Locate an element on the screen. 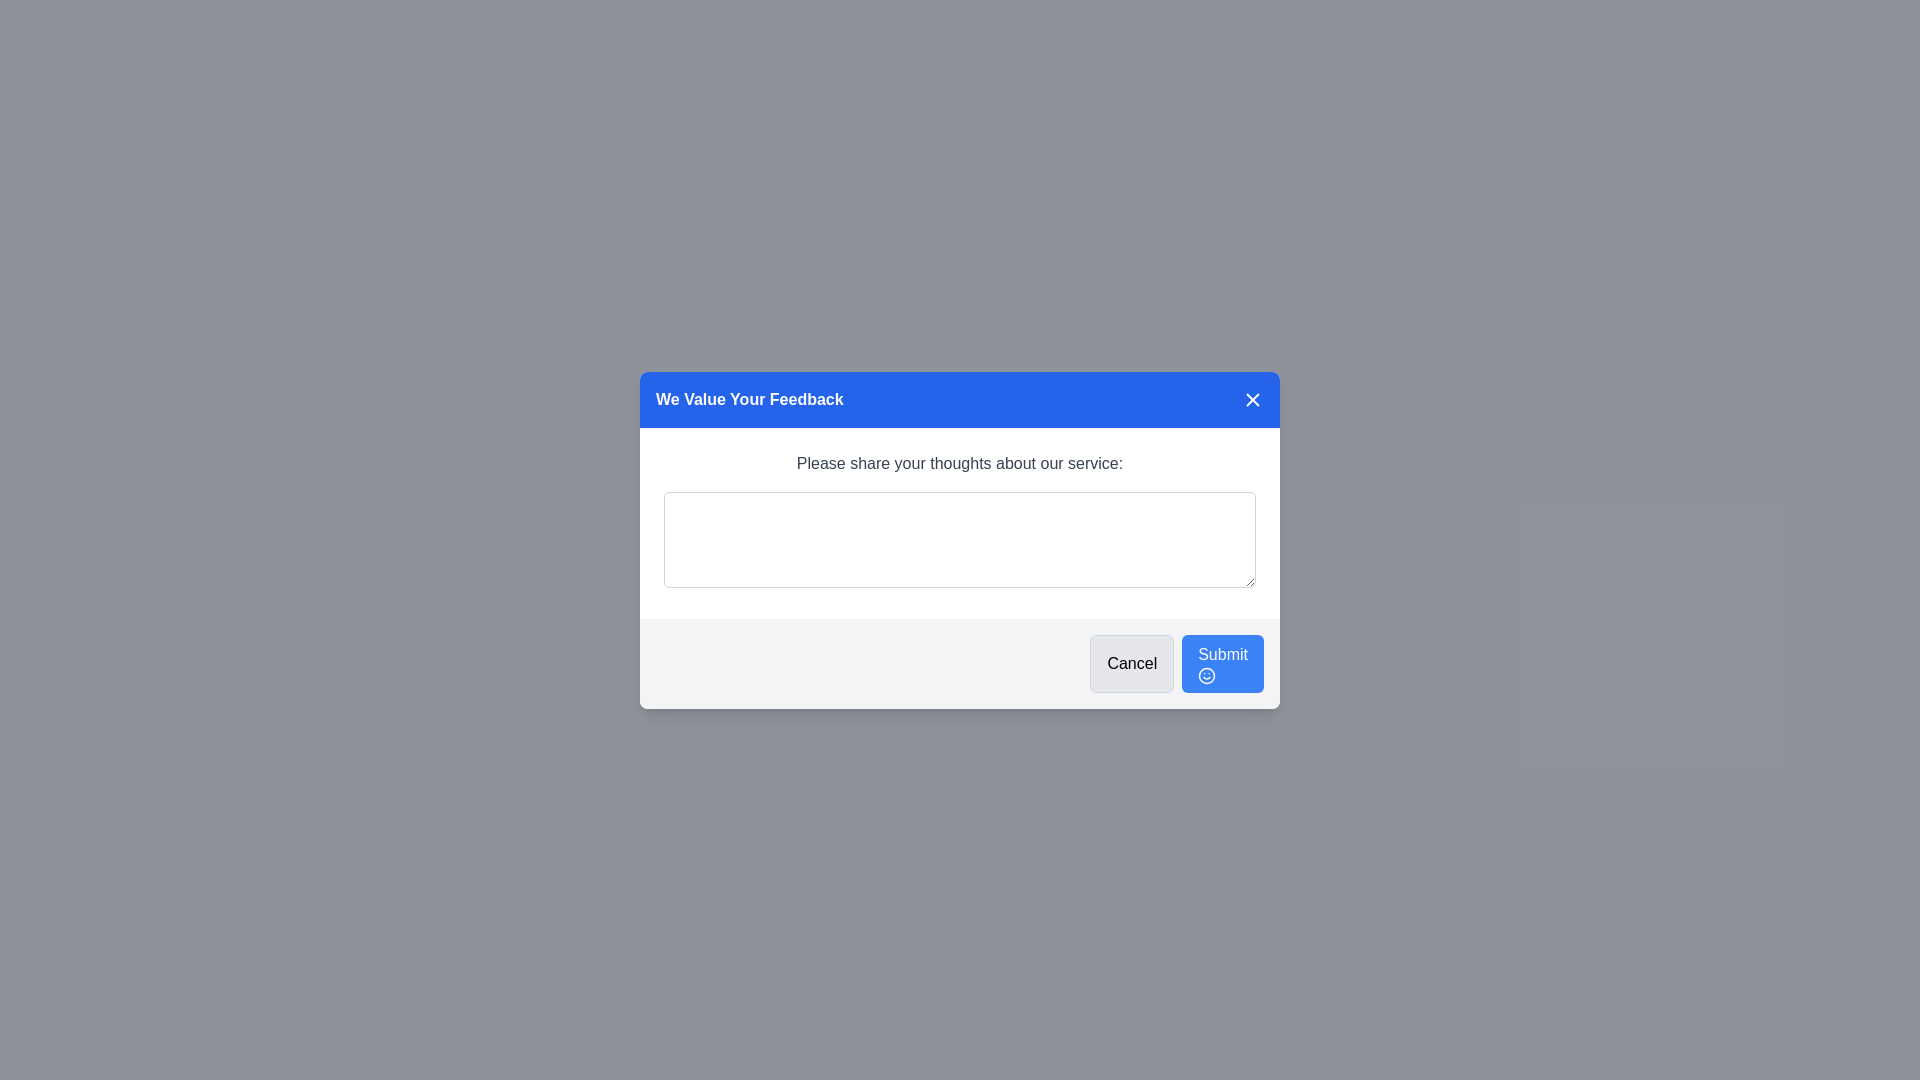  the 'Cancel' button located in the bottom-right section of the modal dialog is located at coordinates (1132, 663).